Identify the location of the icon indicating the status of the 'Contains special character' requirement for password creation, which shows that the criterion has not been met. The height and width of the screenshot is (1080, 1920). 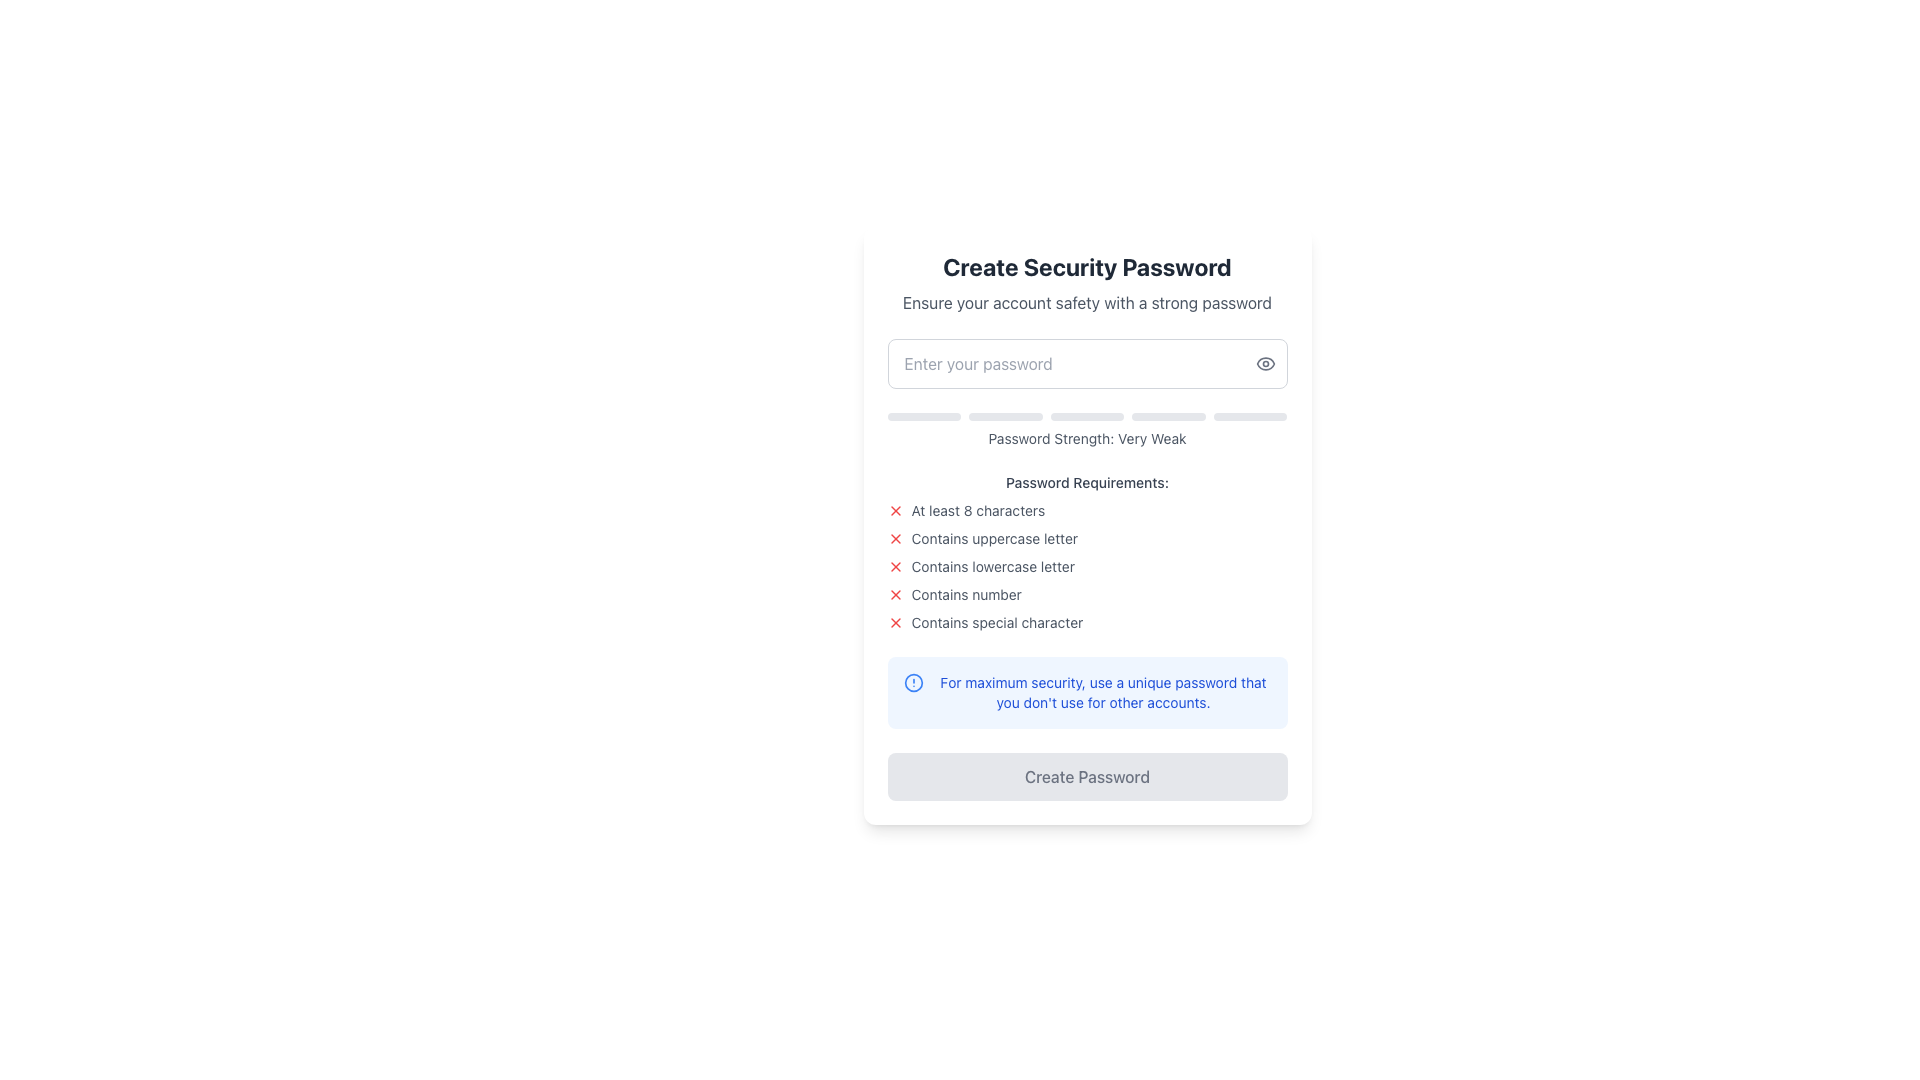
(894, 622).